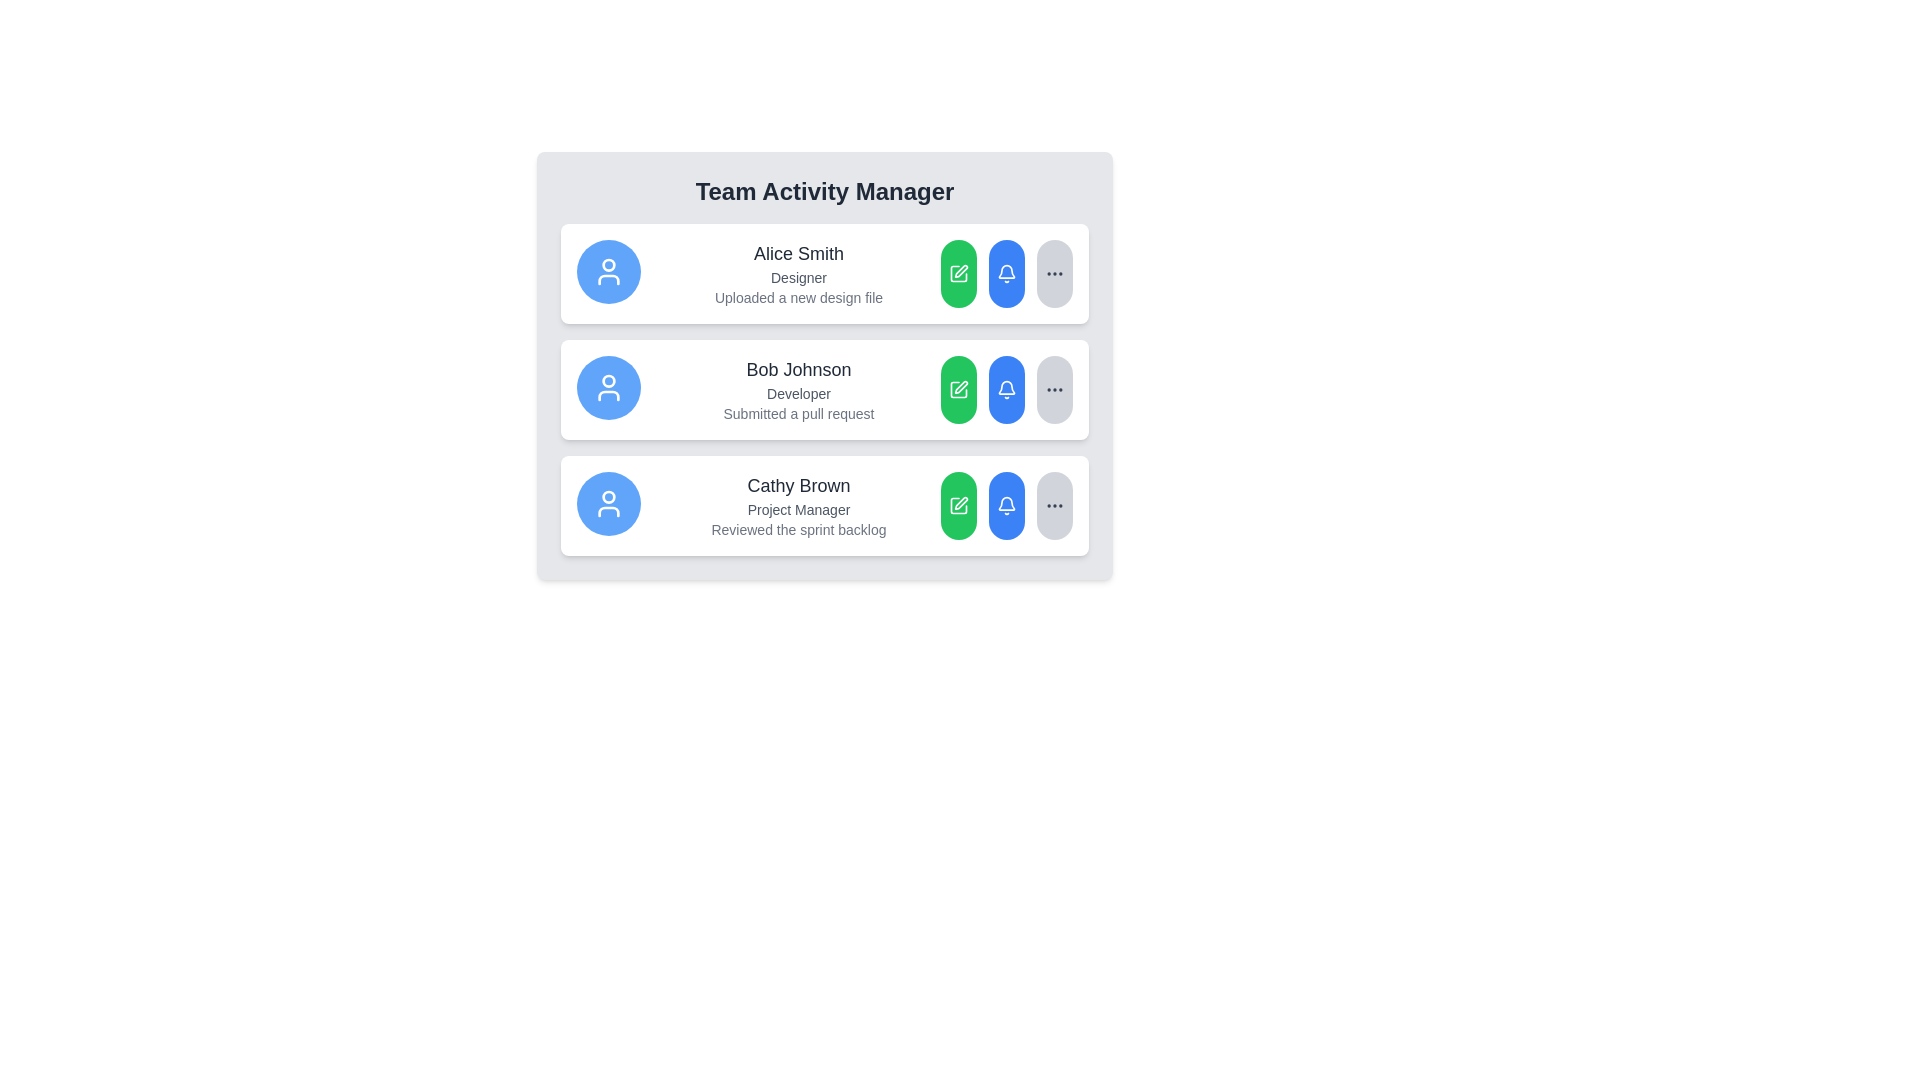 This screenshot has height=1080, width=1920. I want to click on the notification button, which is the third button from the left in the group, located in the 'Team Activity Manager' section next to 'Bob Johnson', to observe the hover effect, so click(1007, 389).